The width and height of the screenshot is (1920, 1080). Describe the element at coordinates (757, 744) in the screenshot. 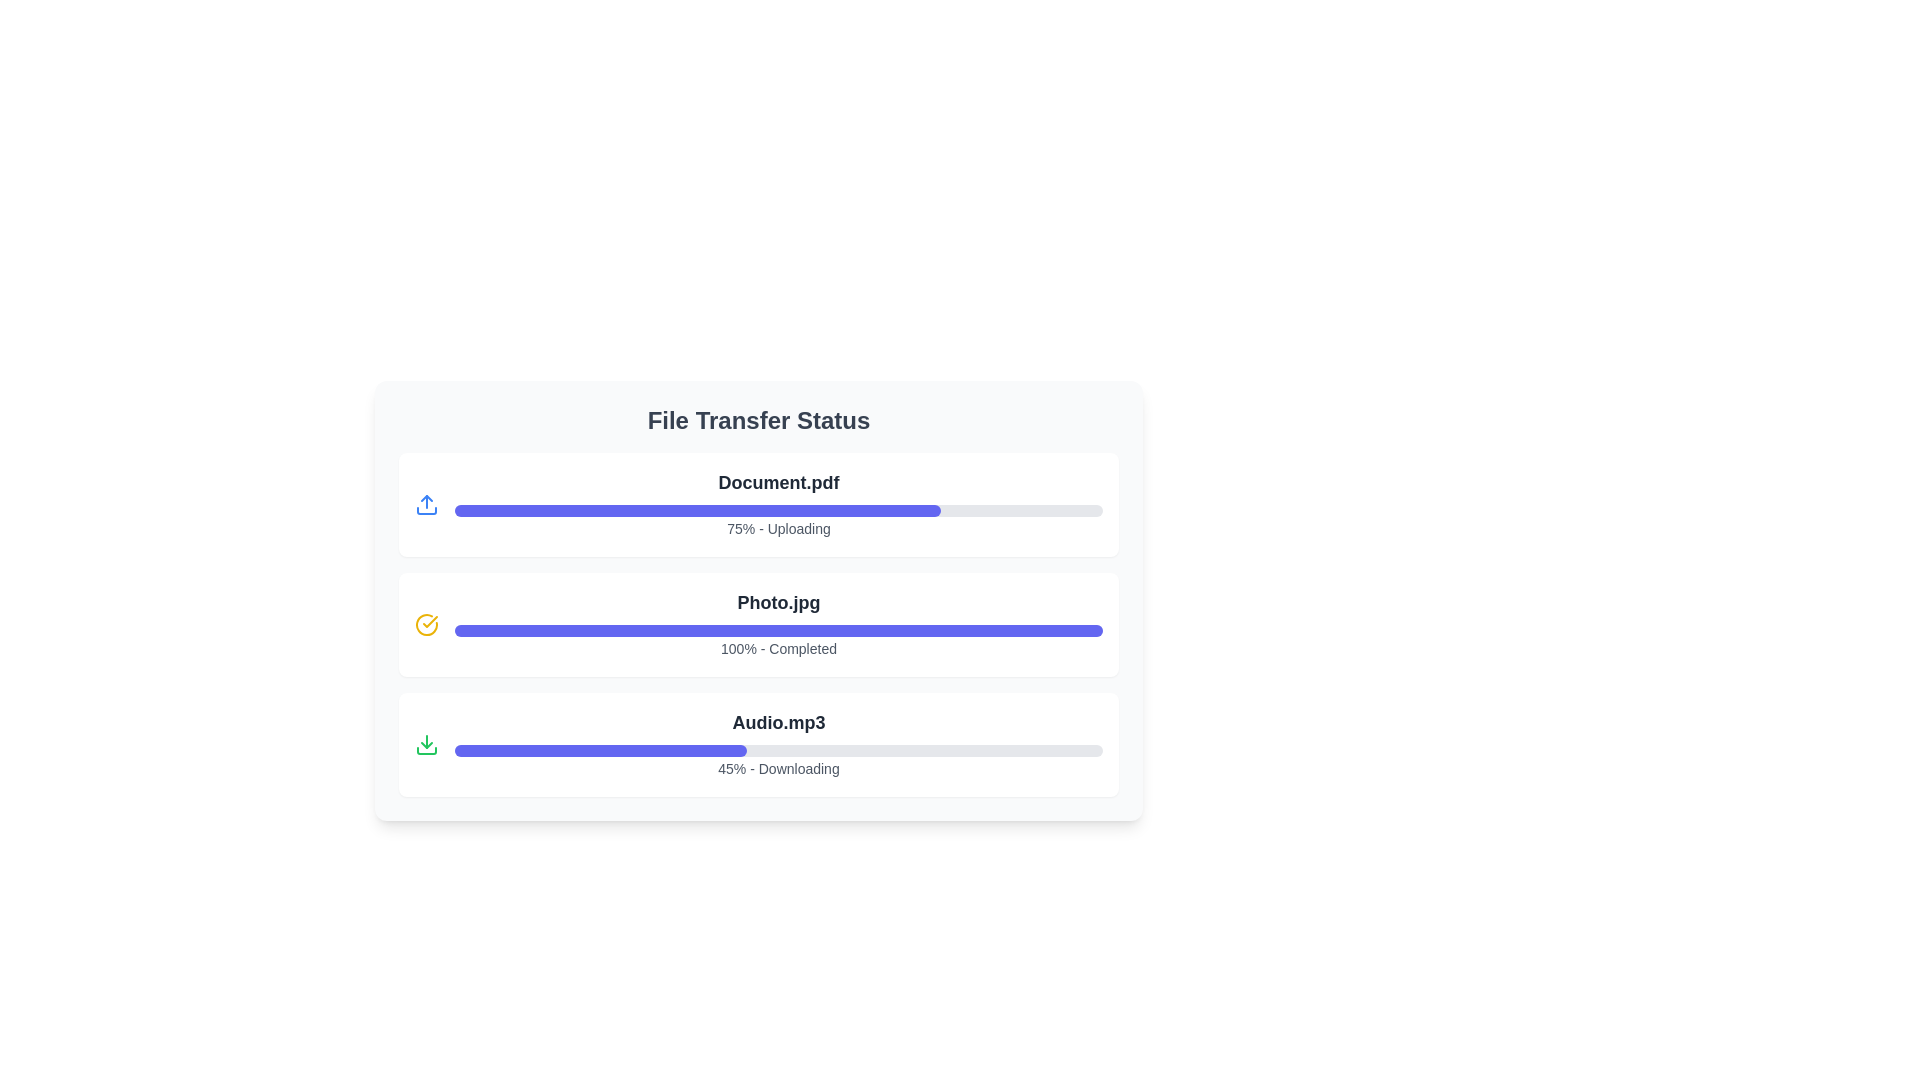

I see `the file name 'Audio.mp3' and status '45% - Downloading' displayed on the progress bar, which is the third entry in the list of file transfer progress bars` at that location.